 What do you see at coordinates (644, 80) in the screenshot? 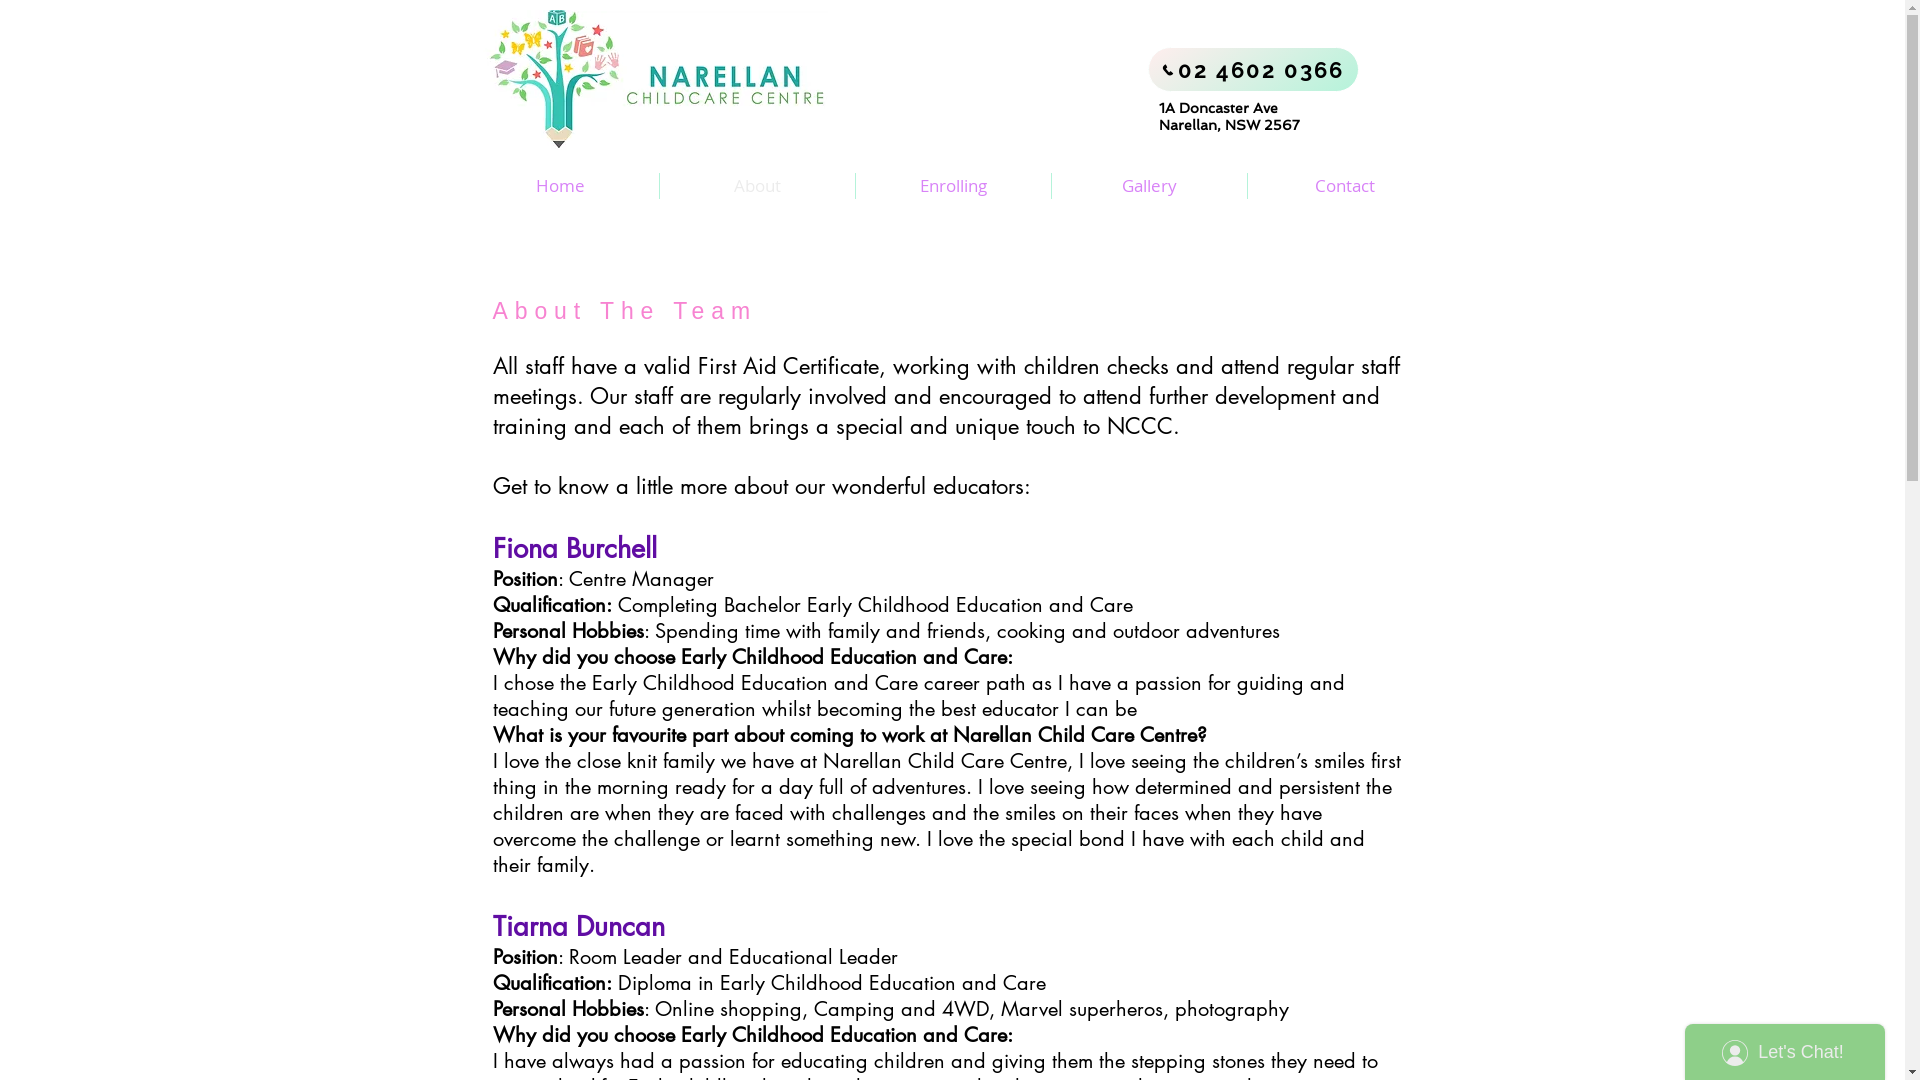
I see `'Narellan Logo (Side).jpg'` at bounding box center [644, 80].